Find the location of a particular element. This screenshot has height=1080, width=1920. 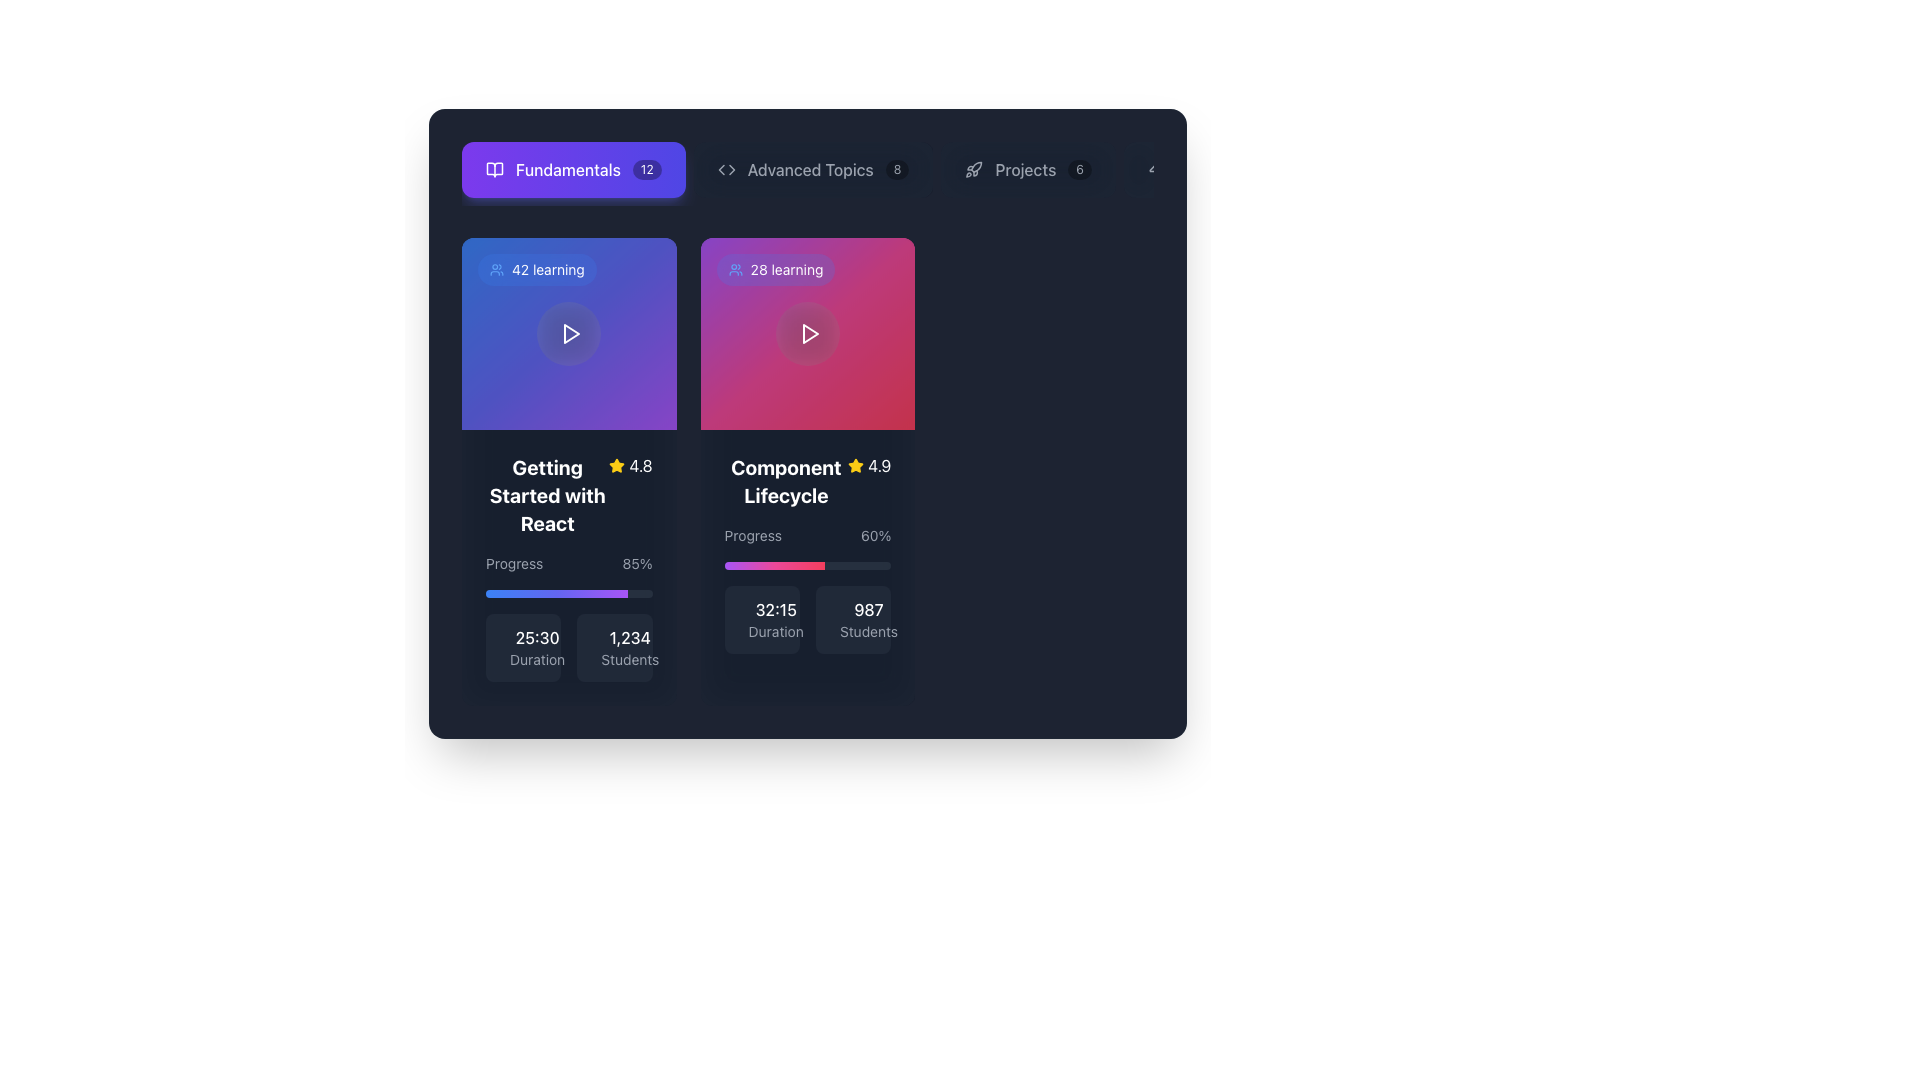

the arrow-shaped vector graphic element located in the top-right portion of the UI to trigger a tooltip or effect is located at coordinates (720, 168).